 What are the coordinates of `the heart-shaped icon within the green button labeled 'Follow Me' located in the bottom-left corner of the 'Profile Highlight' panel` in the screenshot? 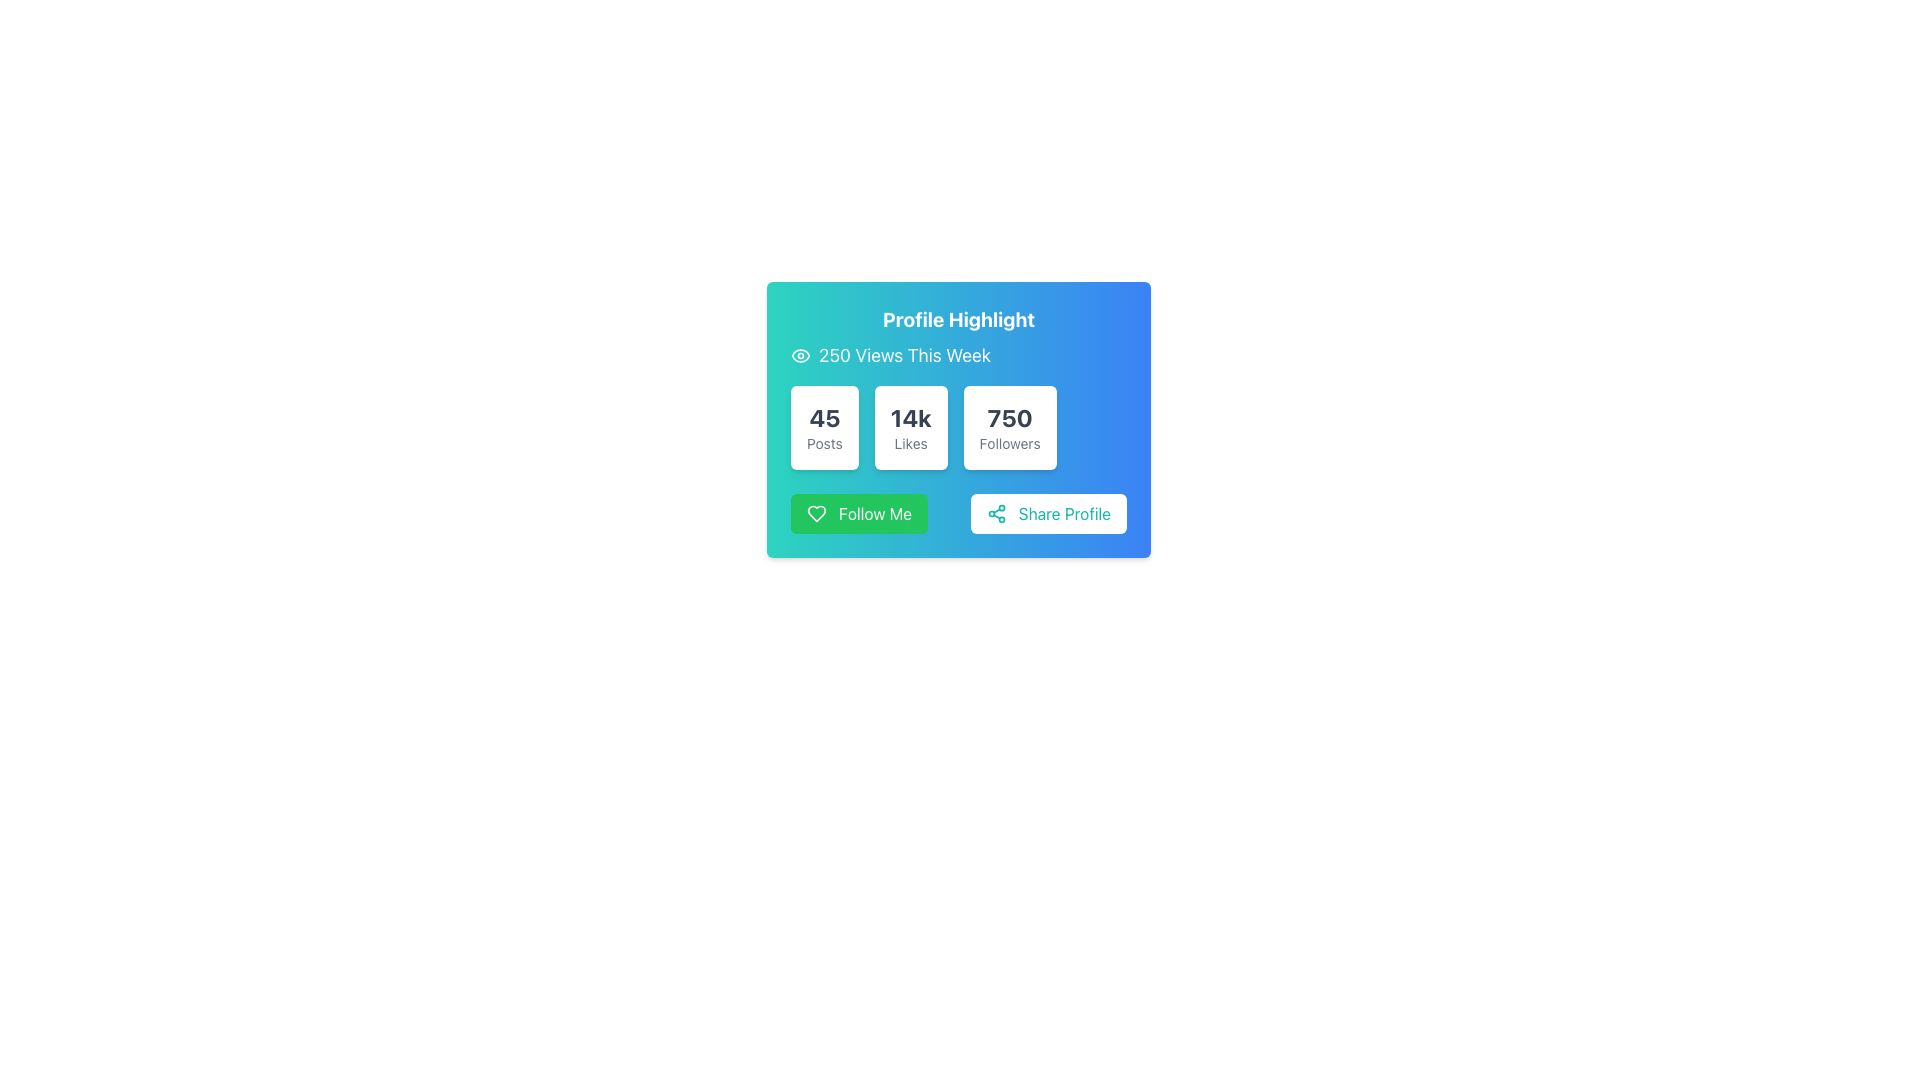 It's located at (816, 512).